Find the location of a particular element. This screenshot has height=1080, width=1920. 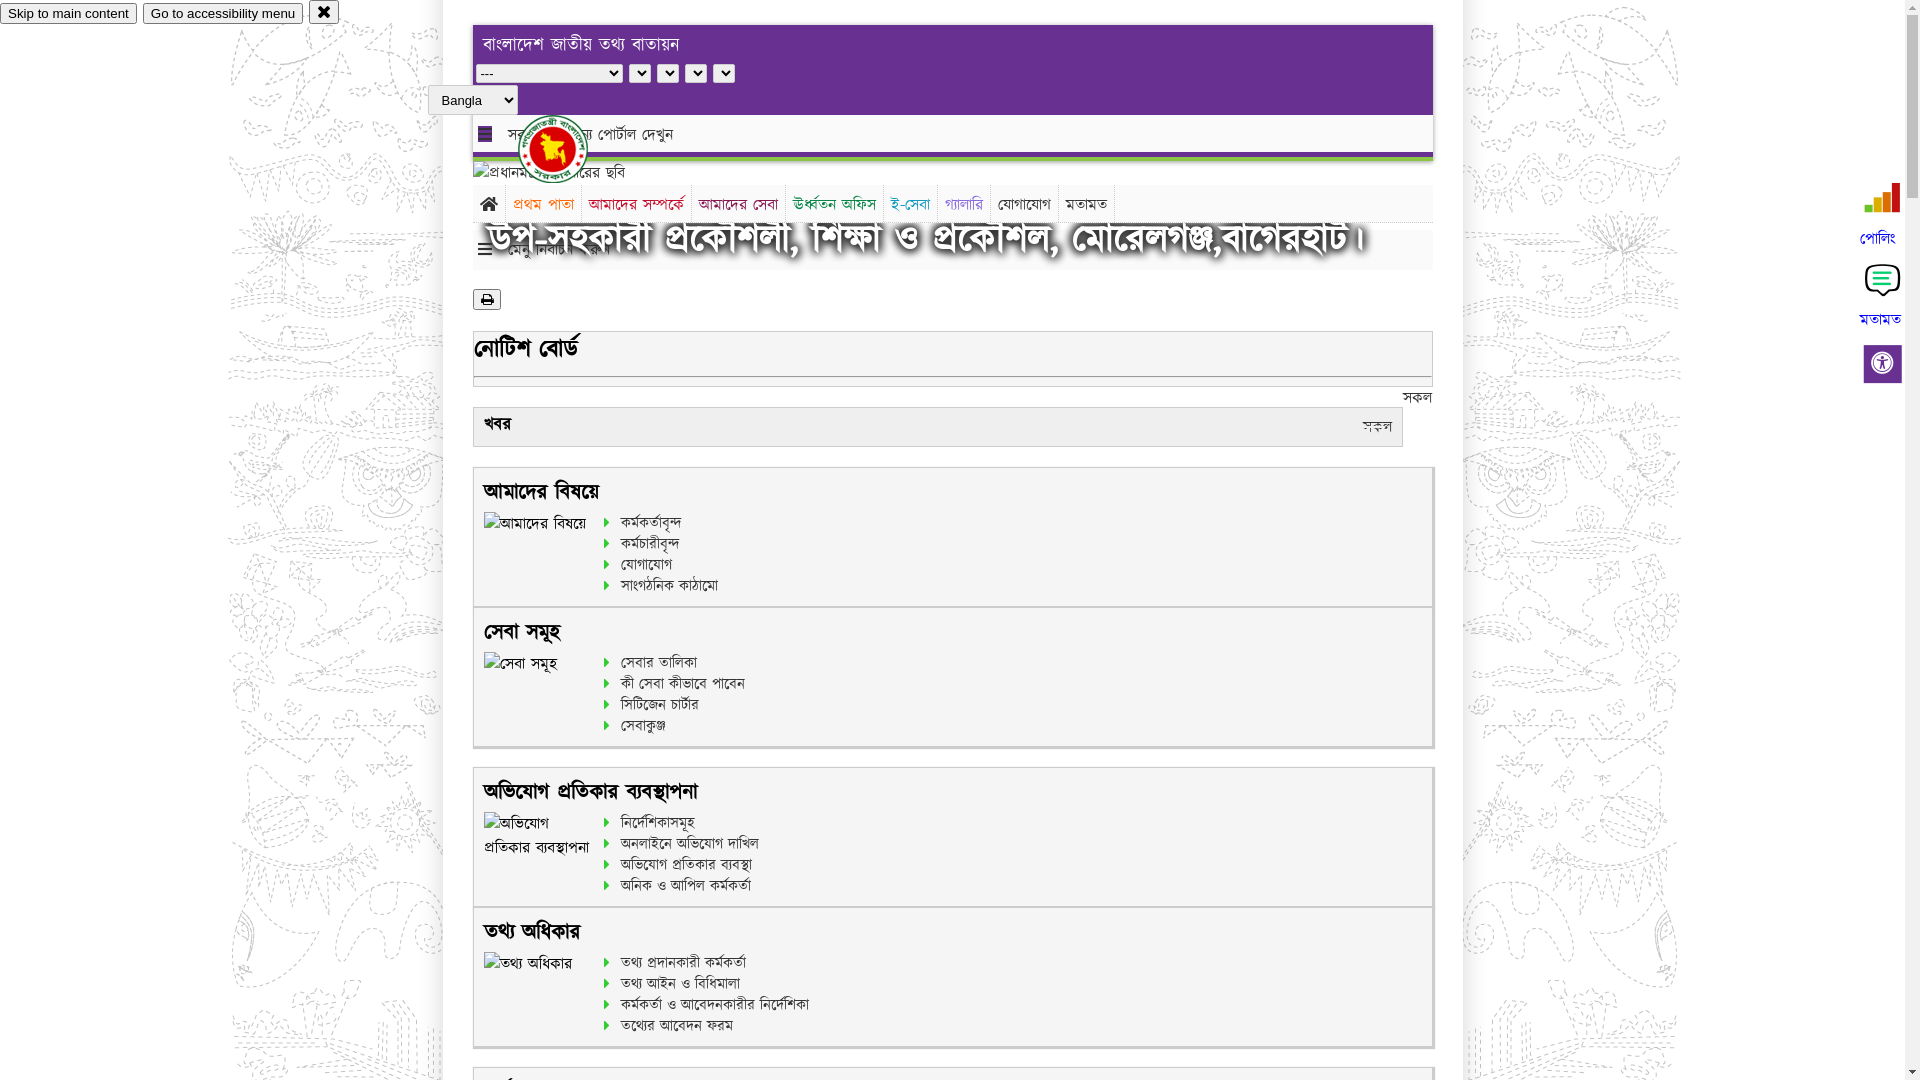

'Go to accessibility menu' is located at coordinates (222, 13).